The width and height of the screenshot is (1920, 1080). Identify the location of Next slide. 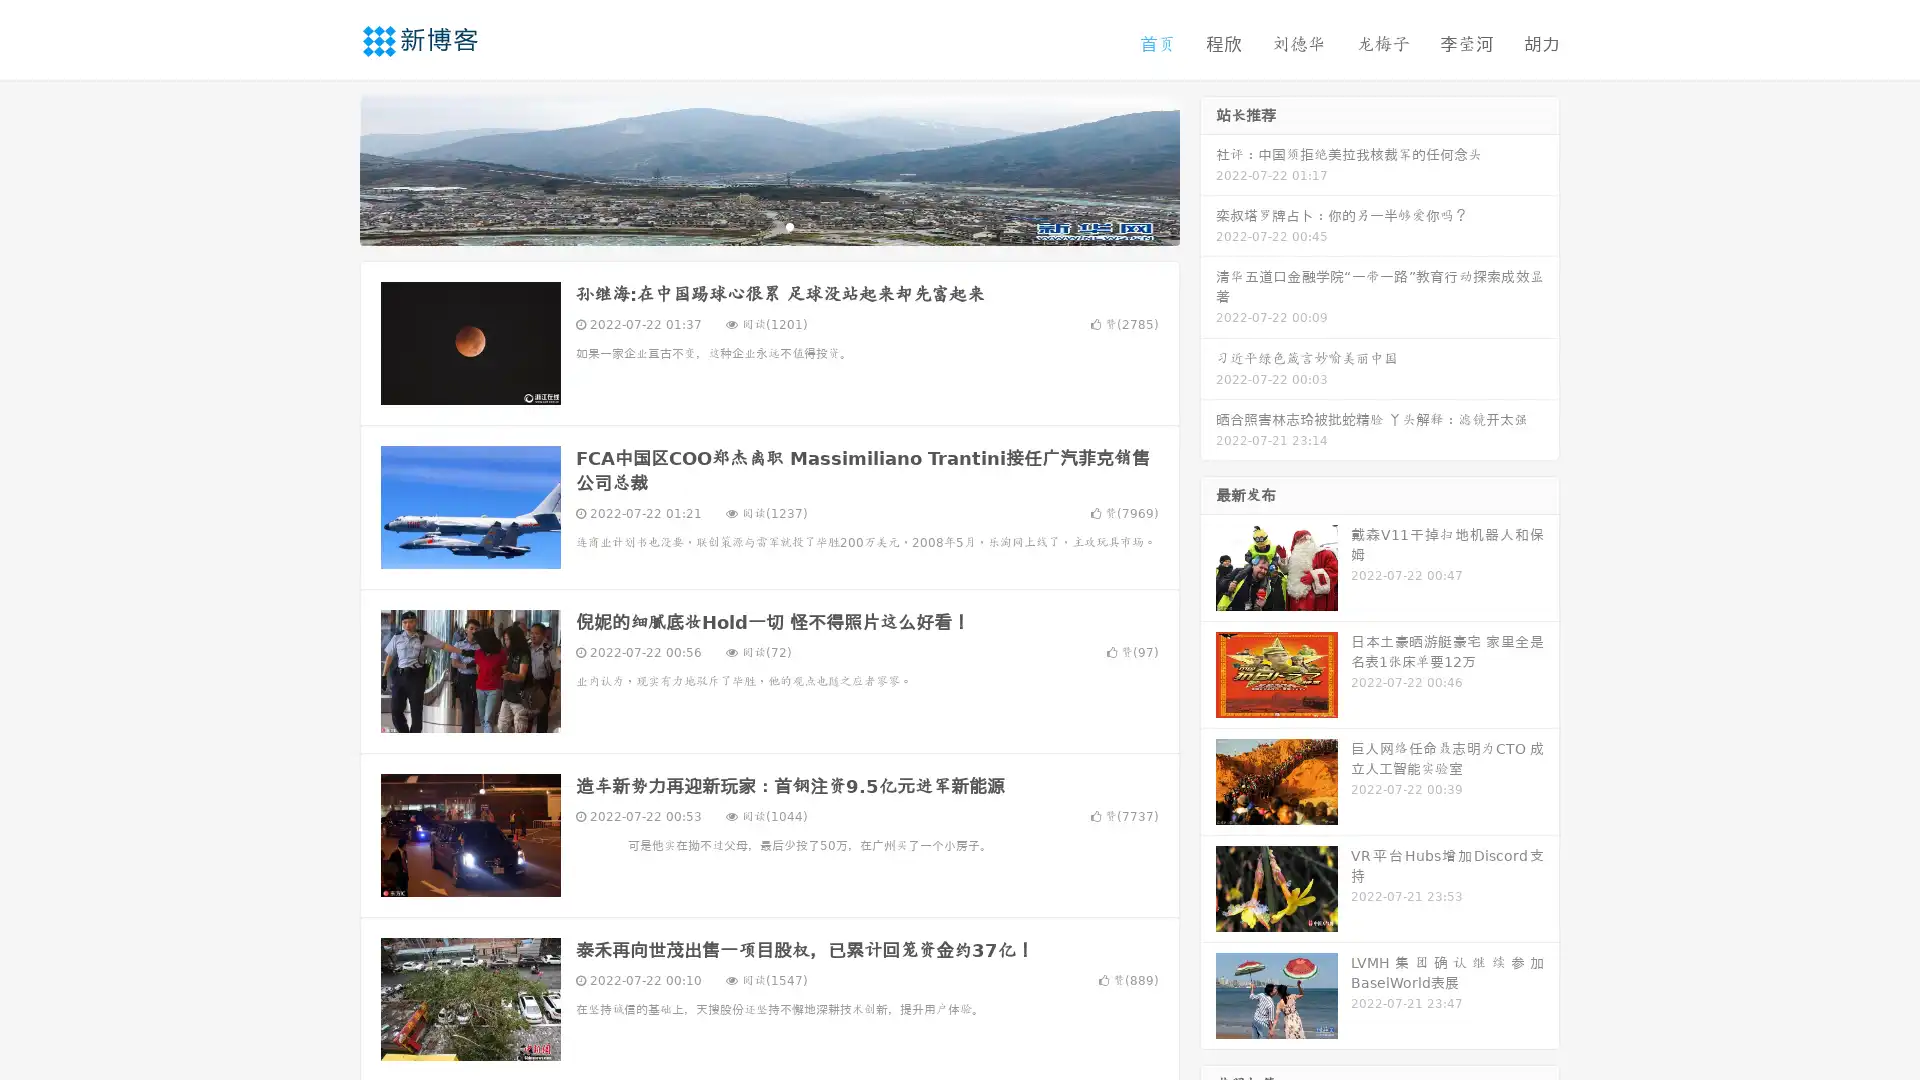
(1208, 168).